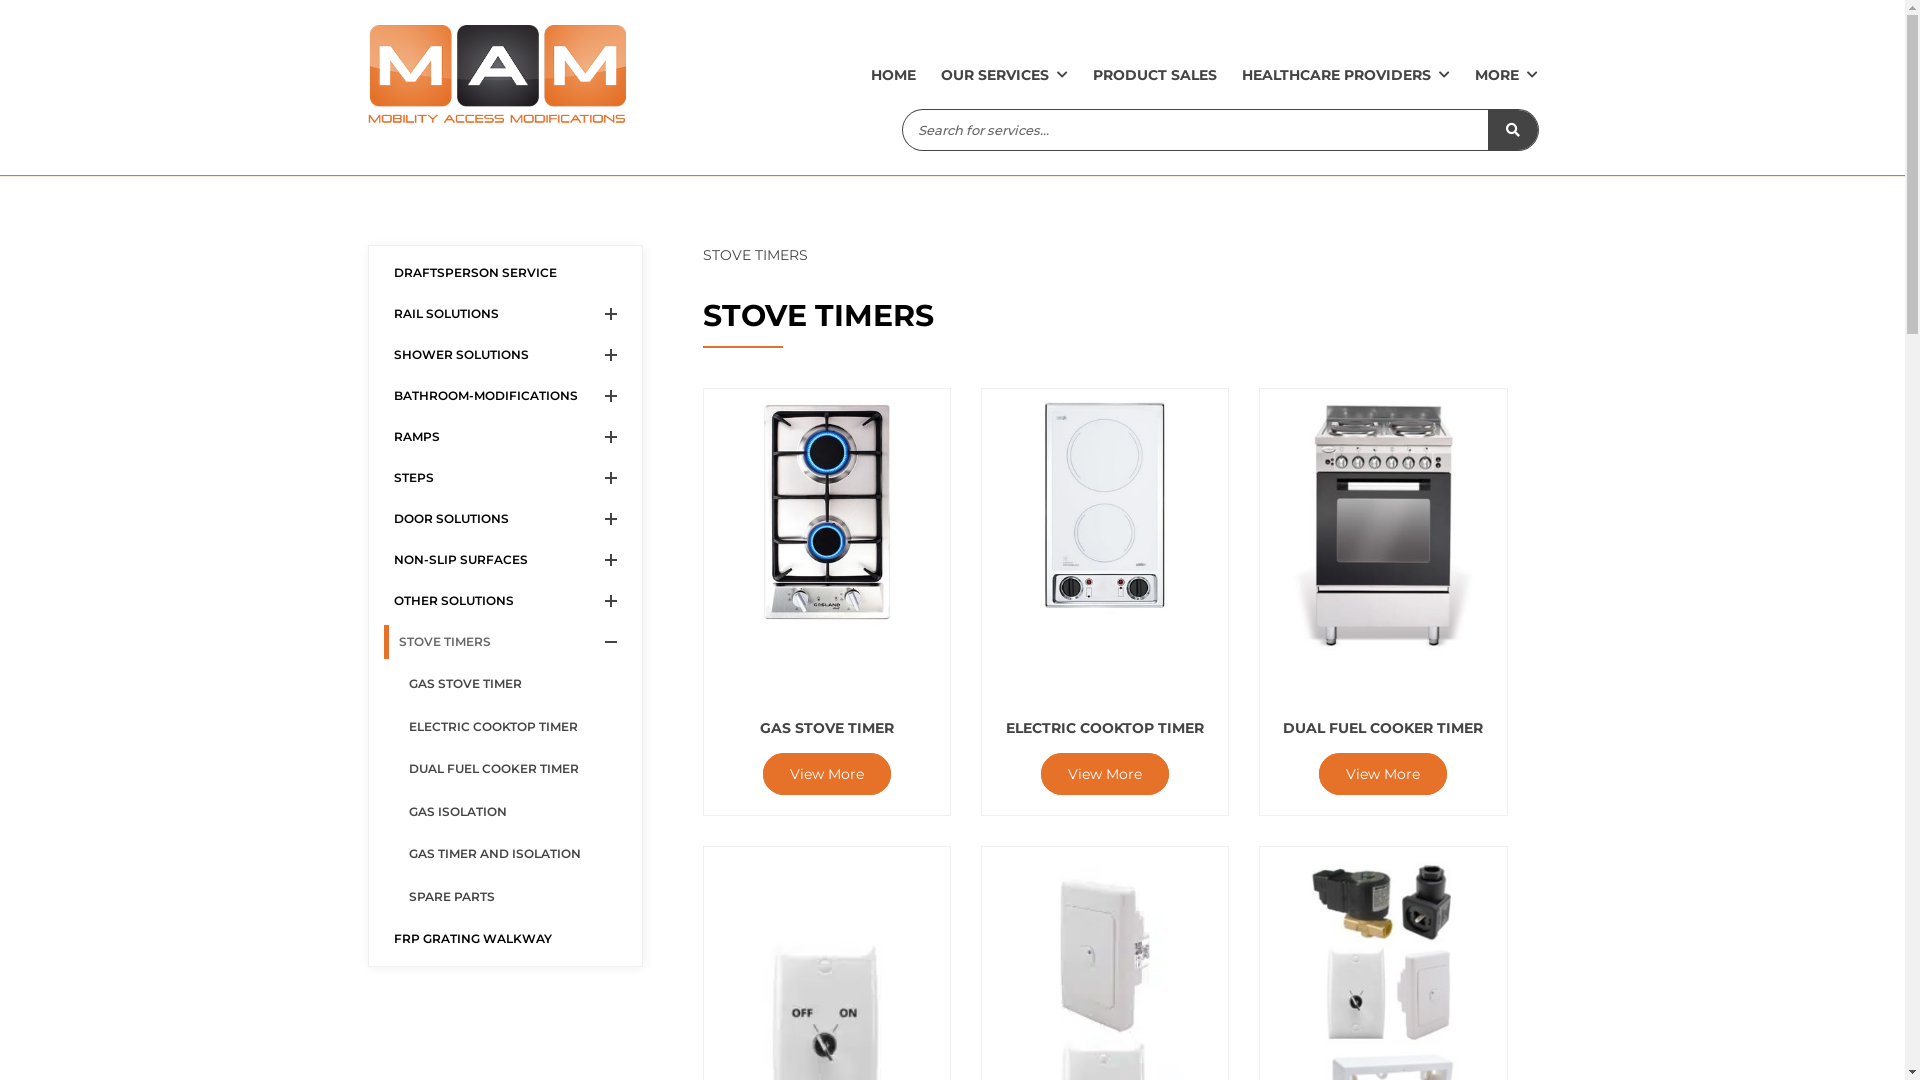 The image size is (1920, 1080). I want to click on 'Mobility Access Modifications', so click(368, 73).